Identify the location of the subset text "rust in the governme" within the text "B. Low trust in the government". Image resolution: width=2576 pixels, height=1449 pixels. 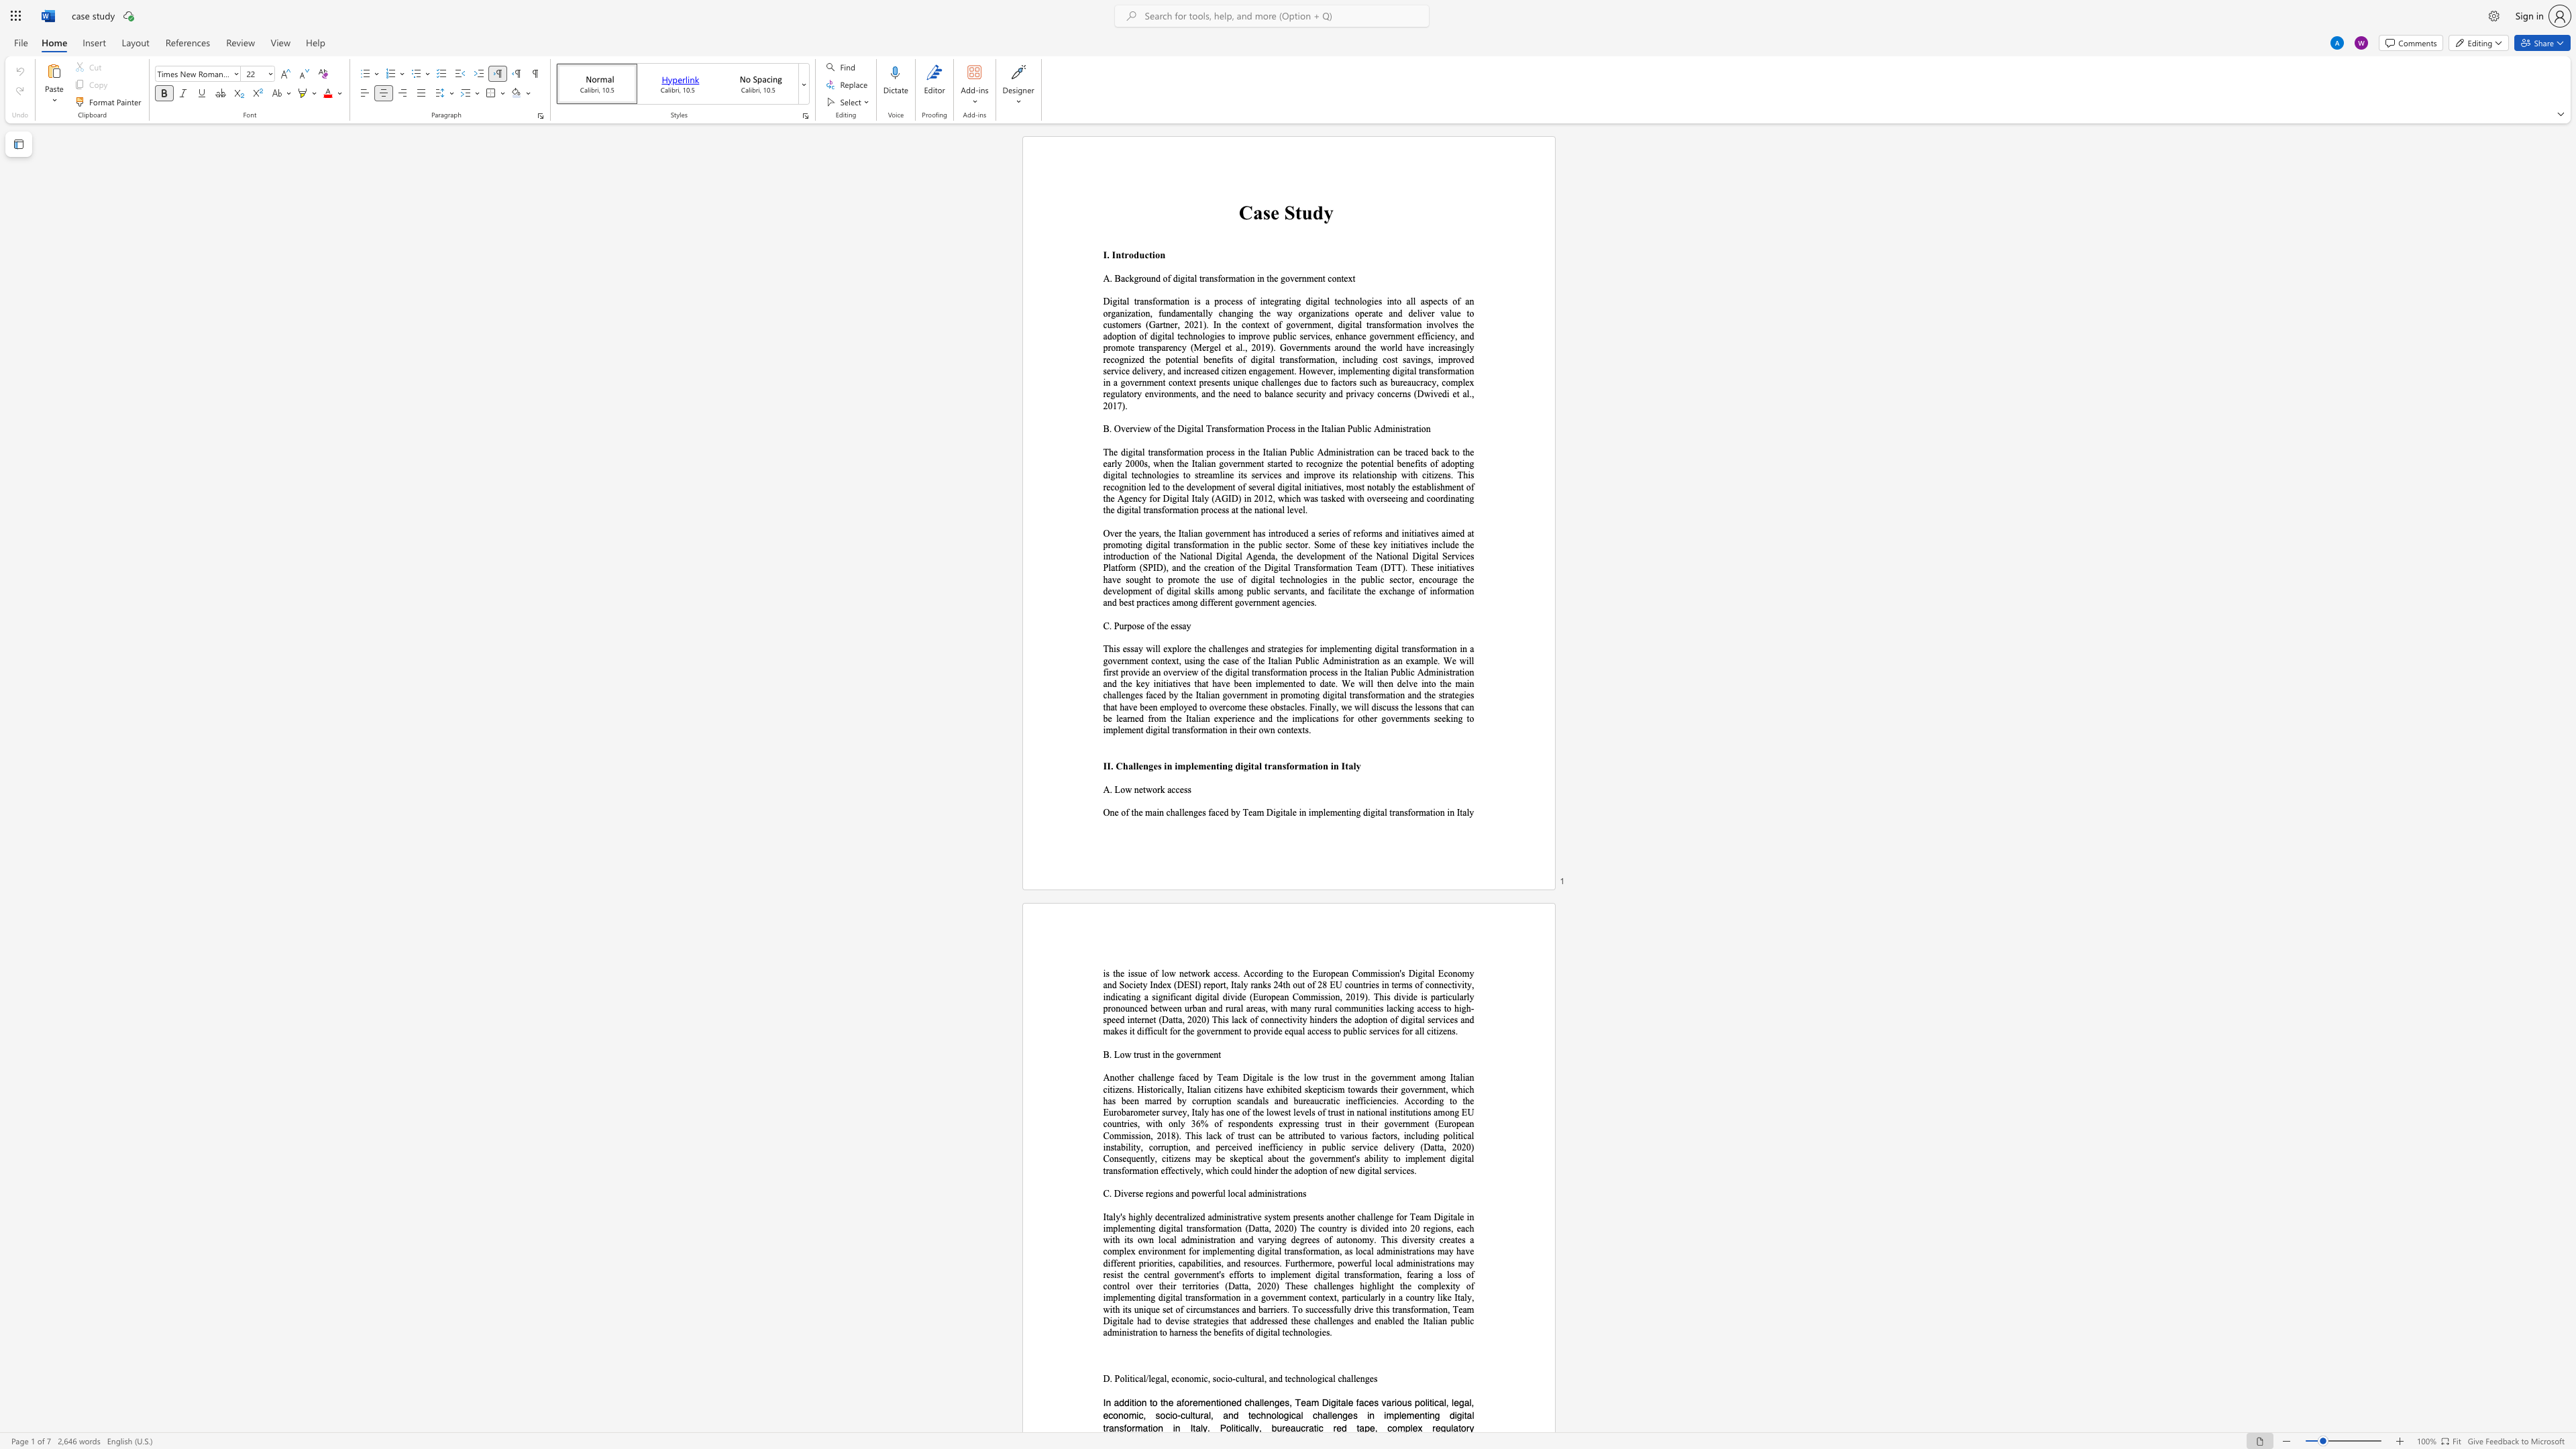
(1134, 1054).